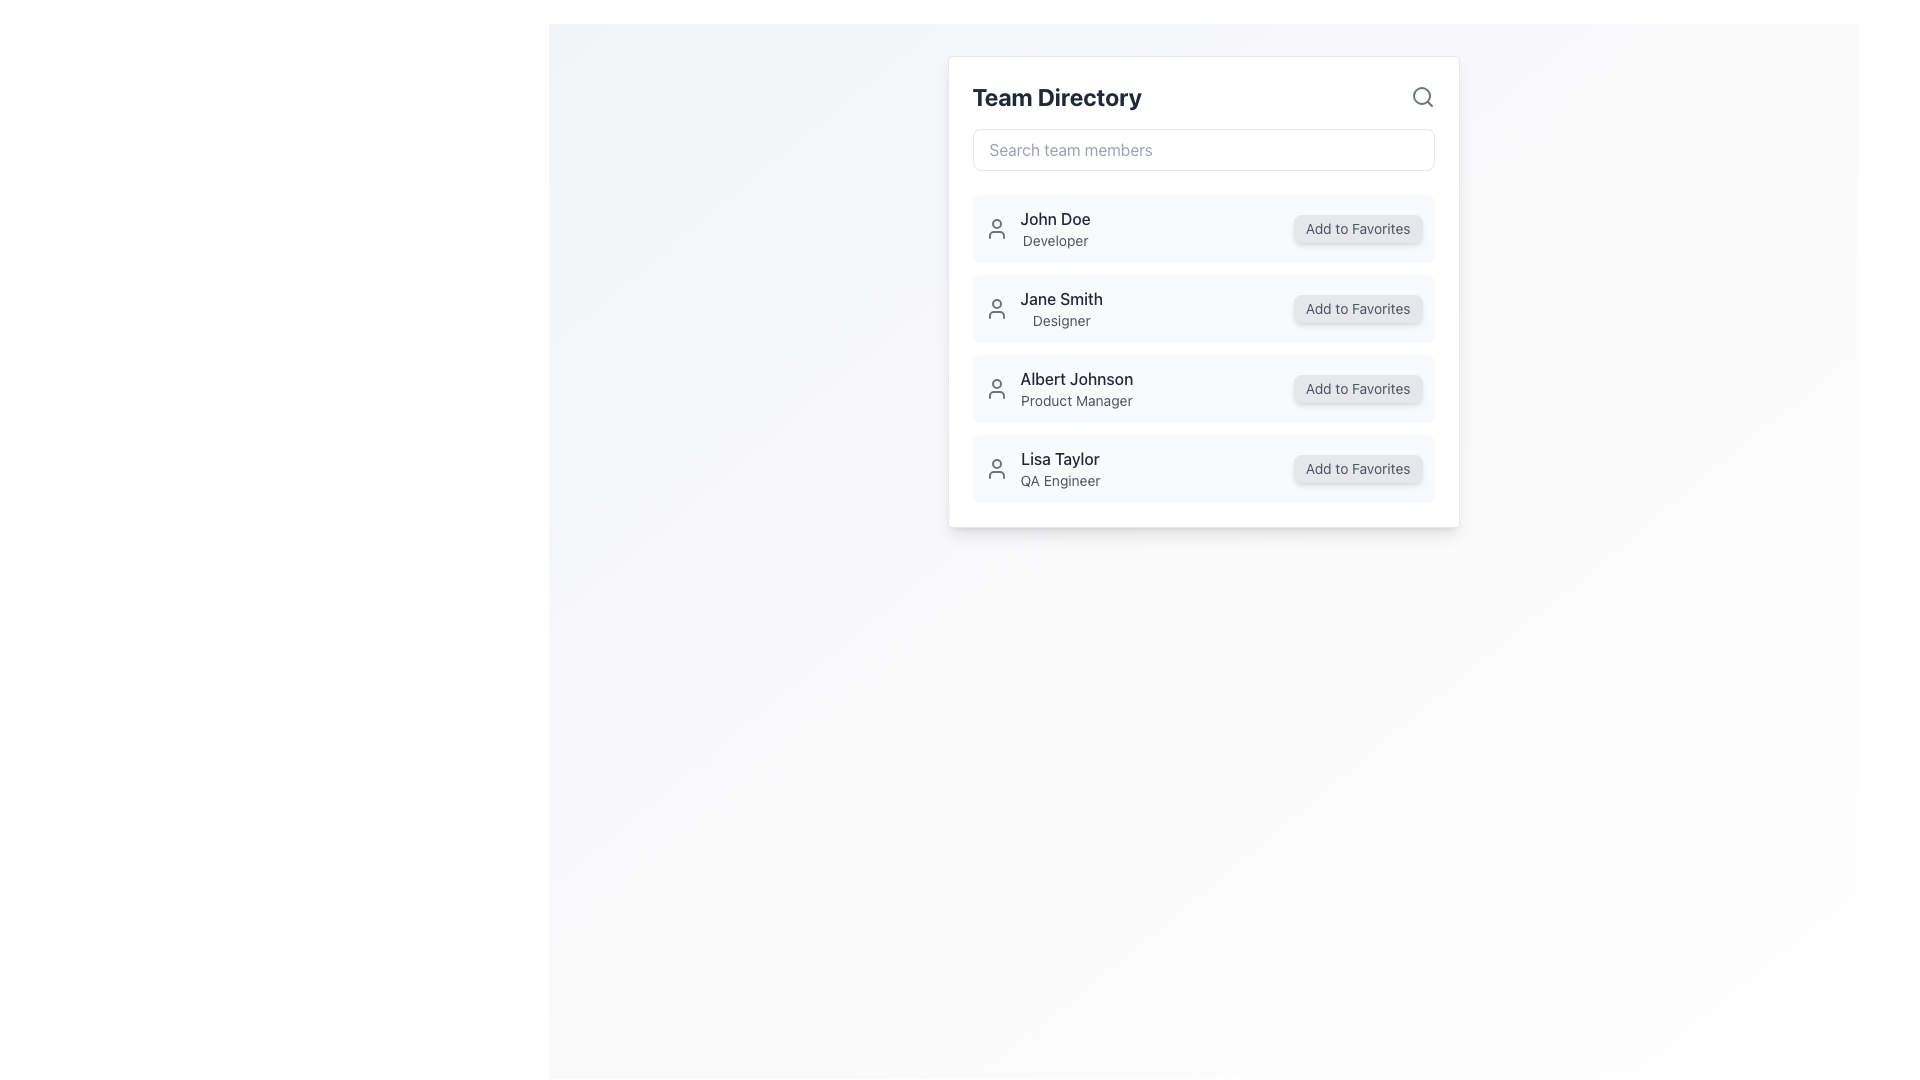 Image resolution: width=1920 pixels, height=1080 pixels. I want to click on the text element displaying 'Albert Johnson', which is the first line in the team member's profile entry in the 'Team Directory' panel, so click(1075, 378).